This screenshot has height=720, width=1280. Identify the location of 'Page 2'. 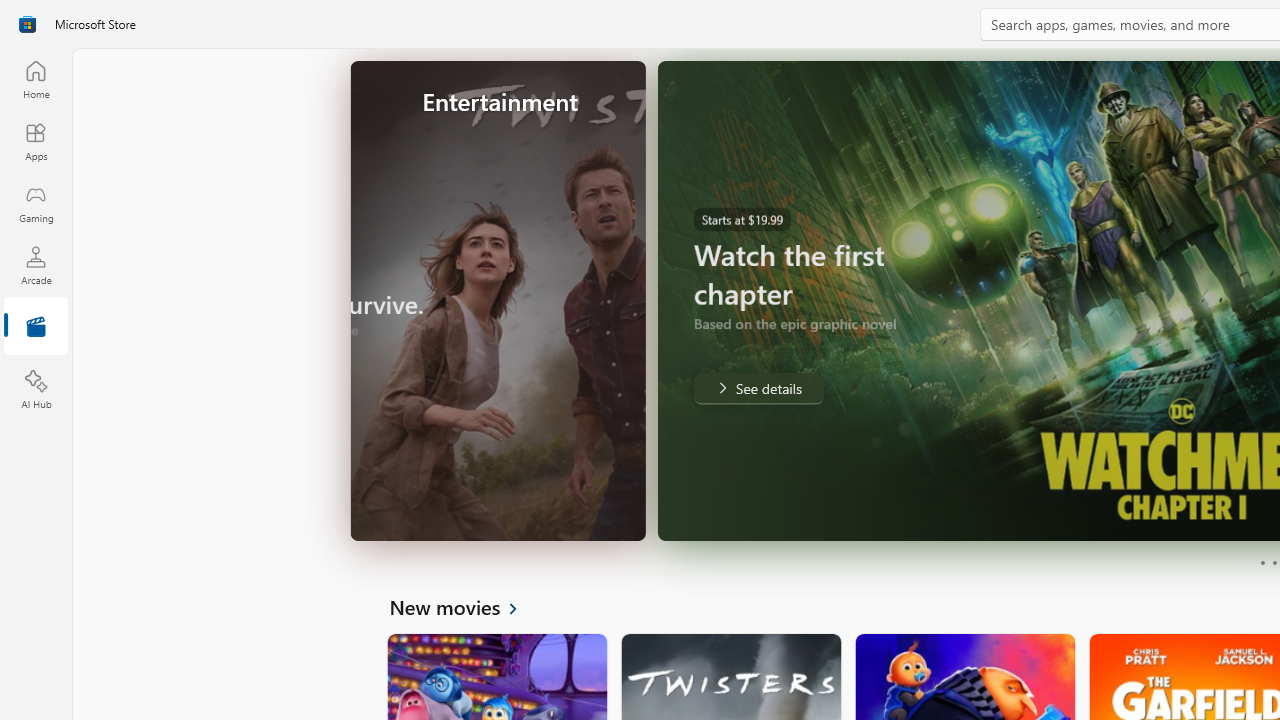
(1273, 563).